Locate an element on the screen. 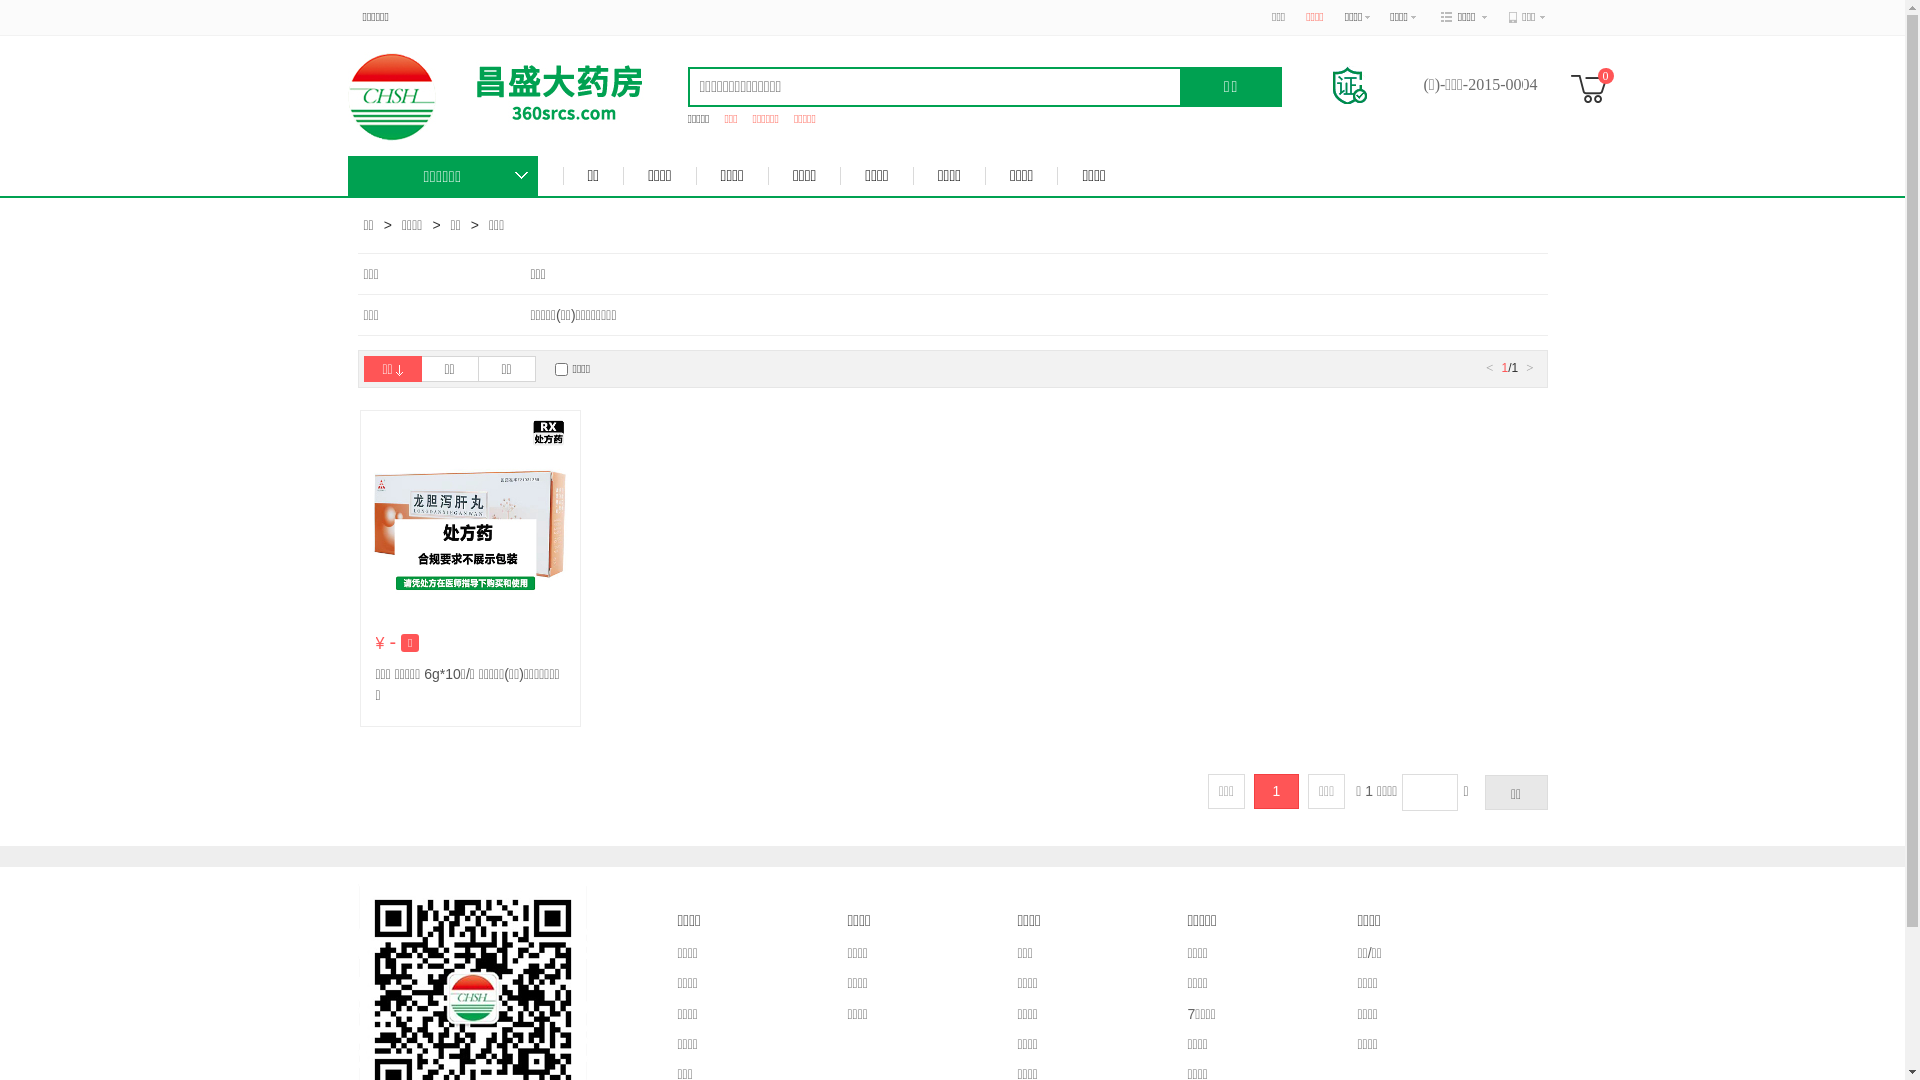 The height and width of the screenshot is (1080, 1920). '>' is located at coordinates (1528, 367).